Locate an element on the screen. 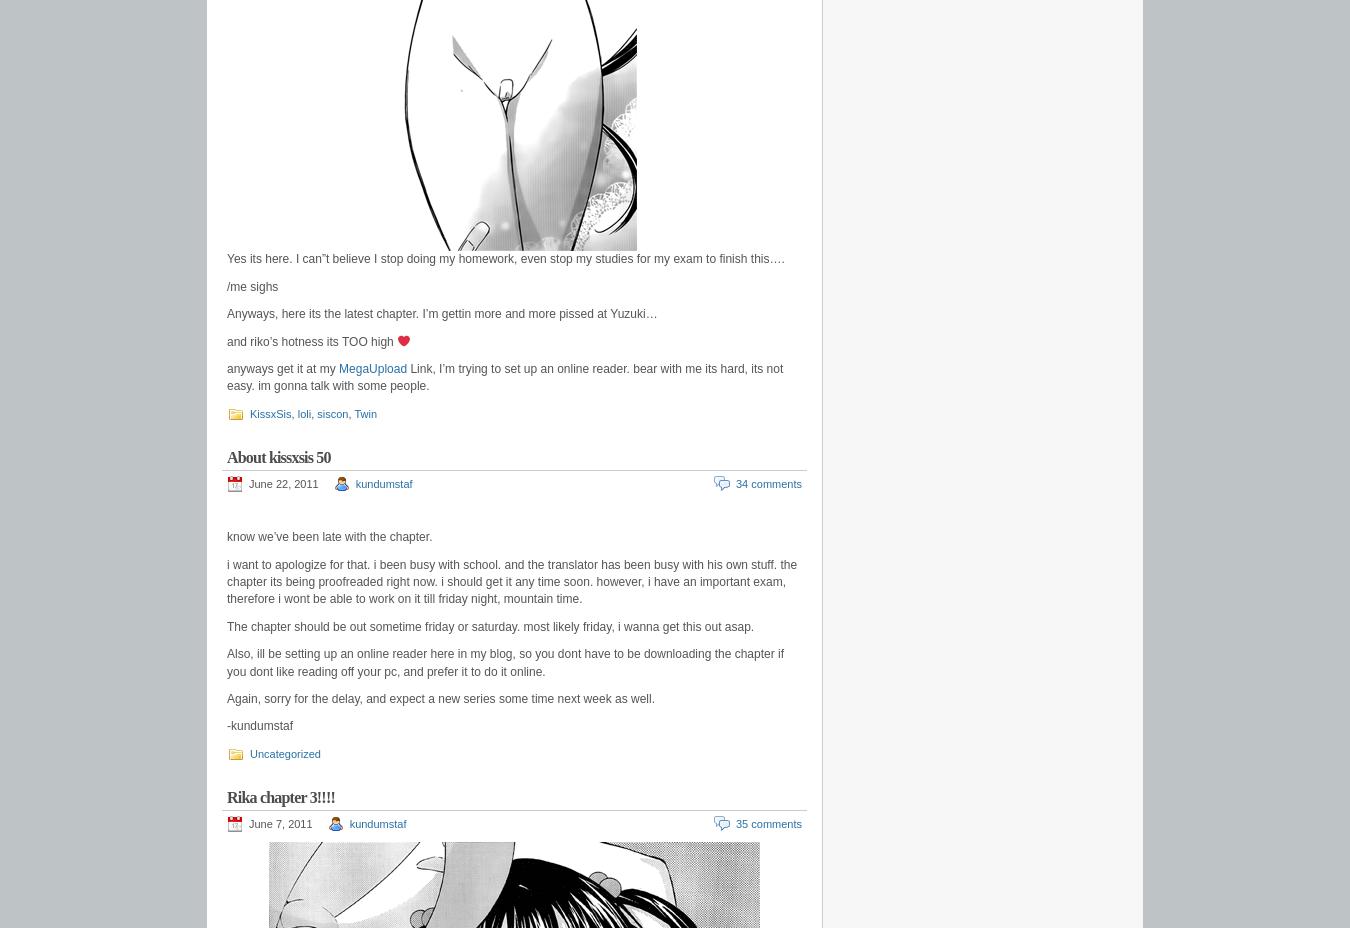 The image size is (1350, 928). 'know we’ve been late with the chapter.' is located at coordinates (328, 536).